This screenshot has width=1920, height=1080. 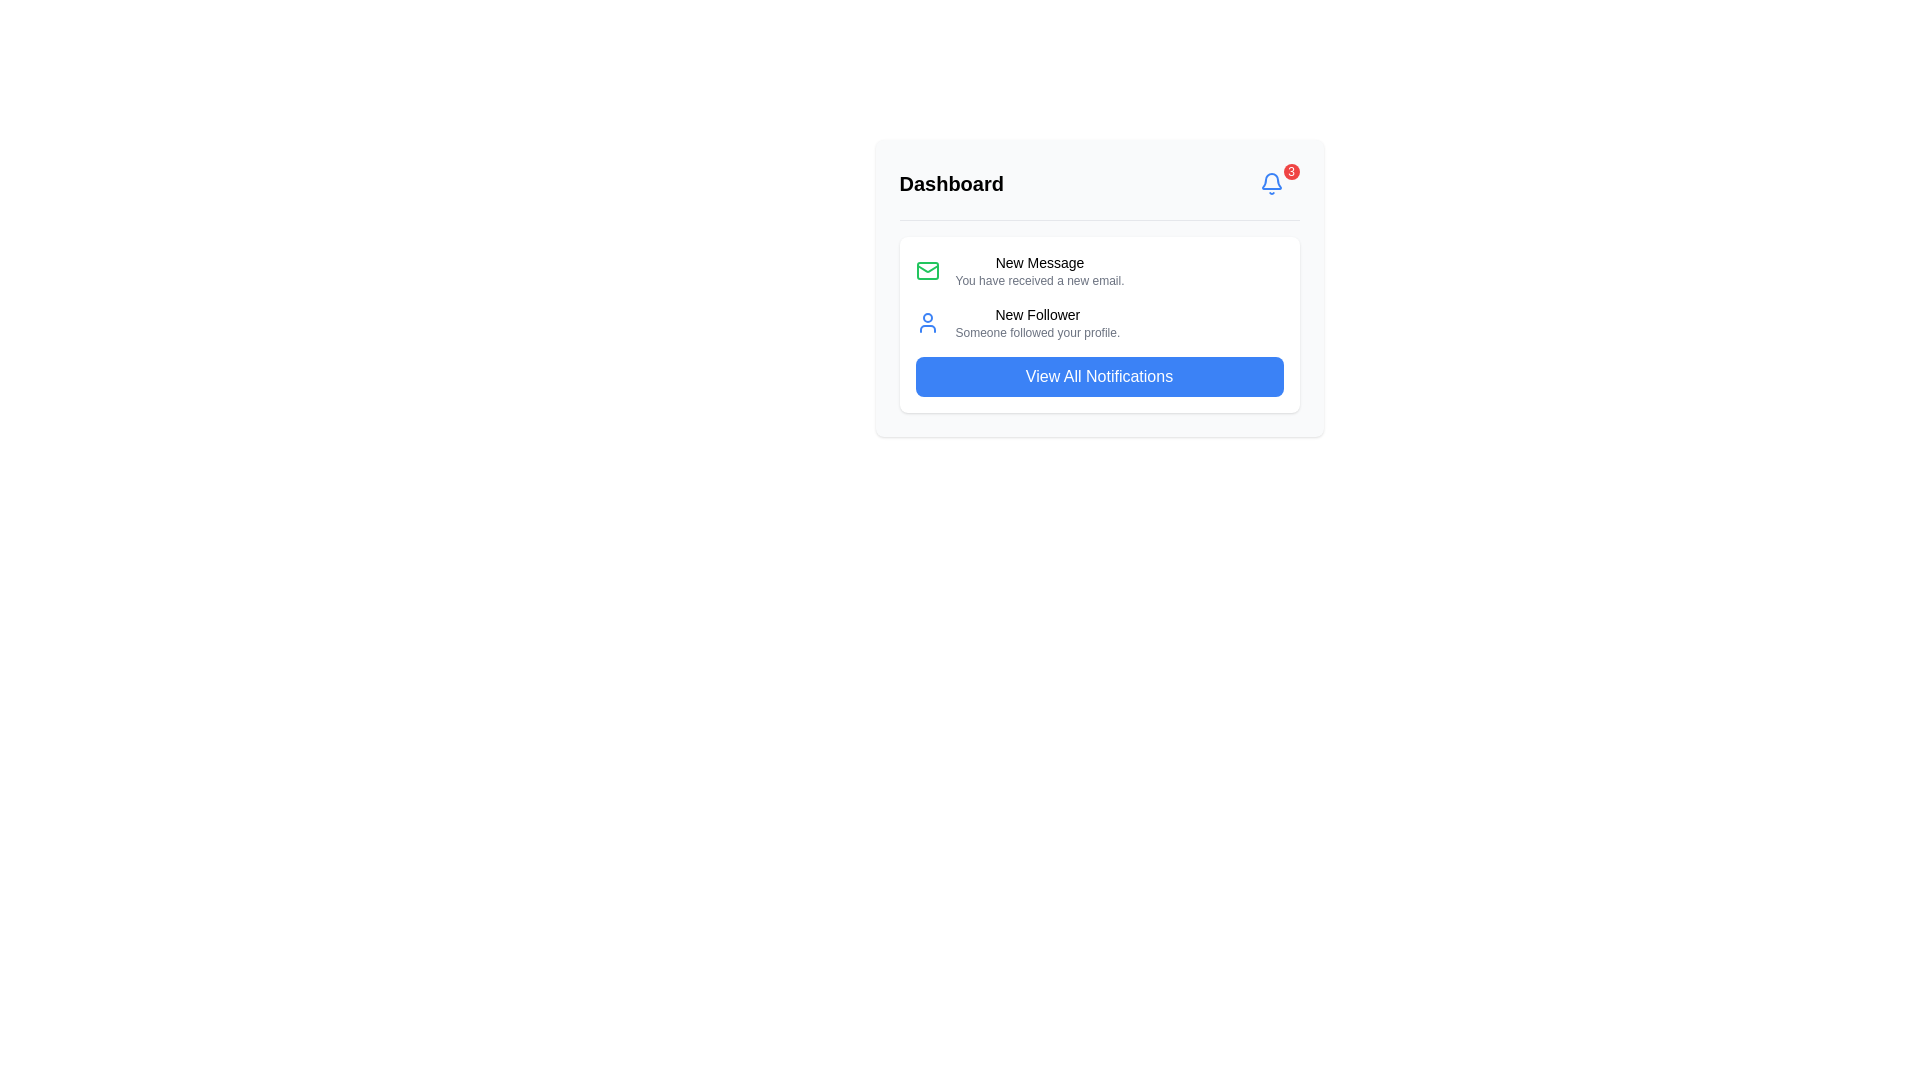 What do you see at coordinates (1037, 315) in the screenshot?
I see `the title label of the second notification on the right side of the dashboard` at bounding box center [1037, 315].